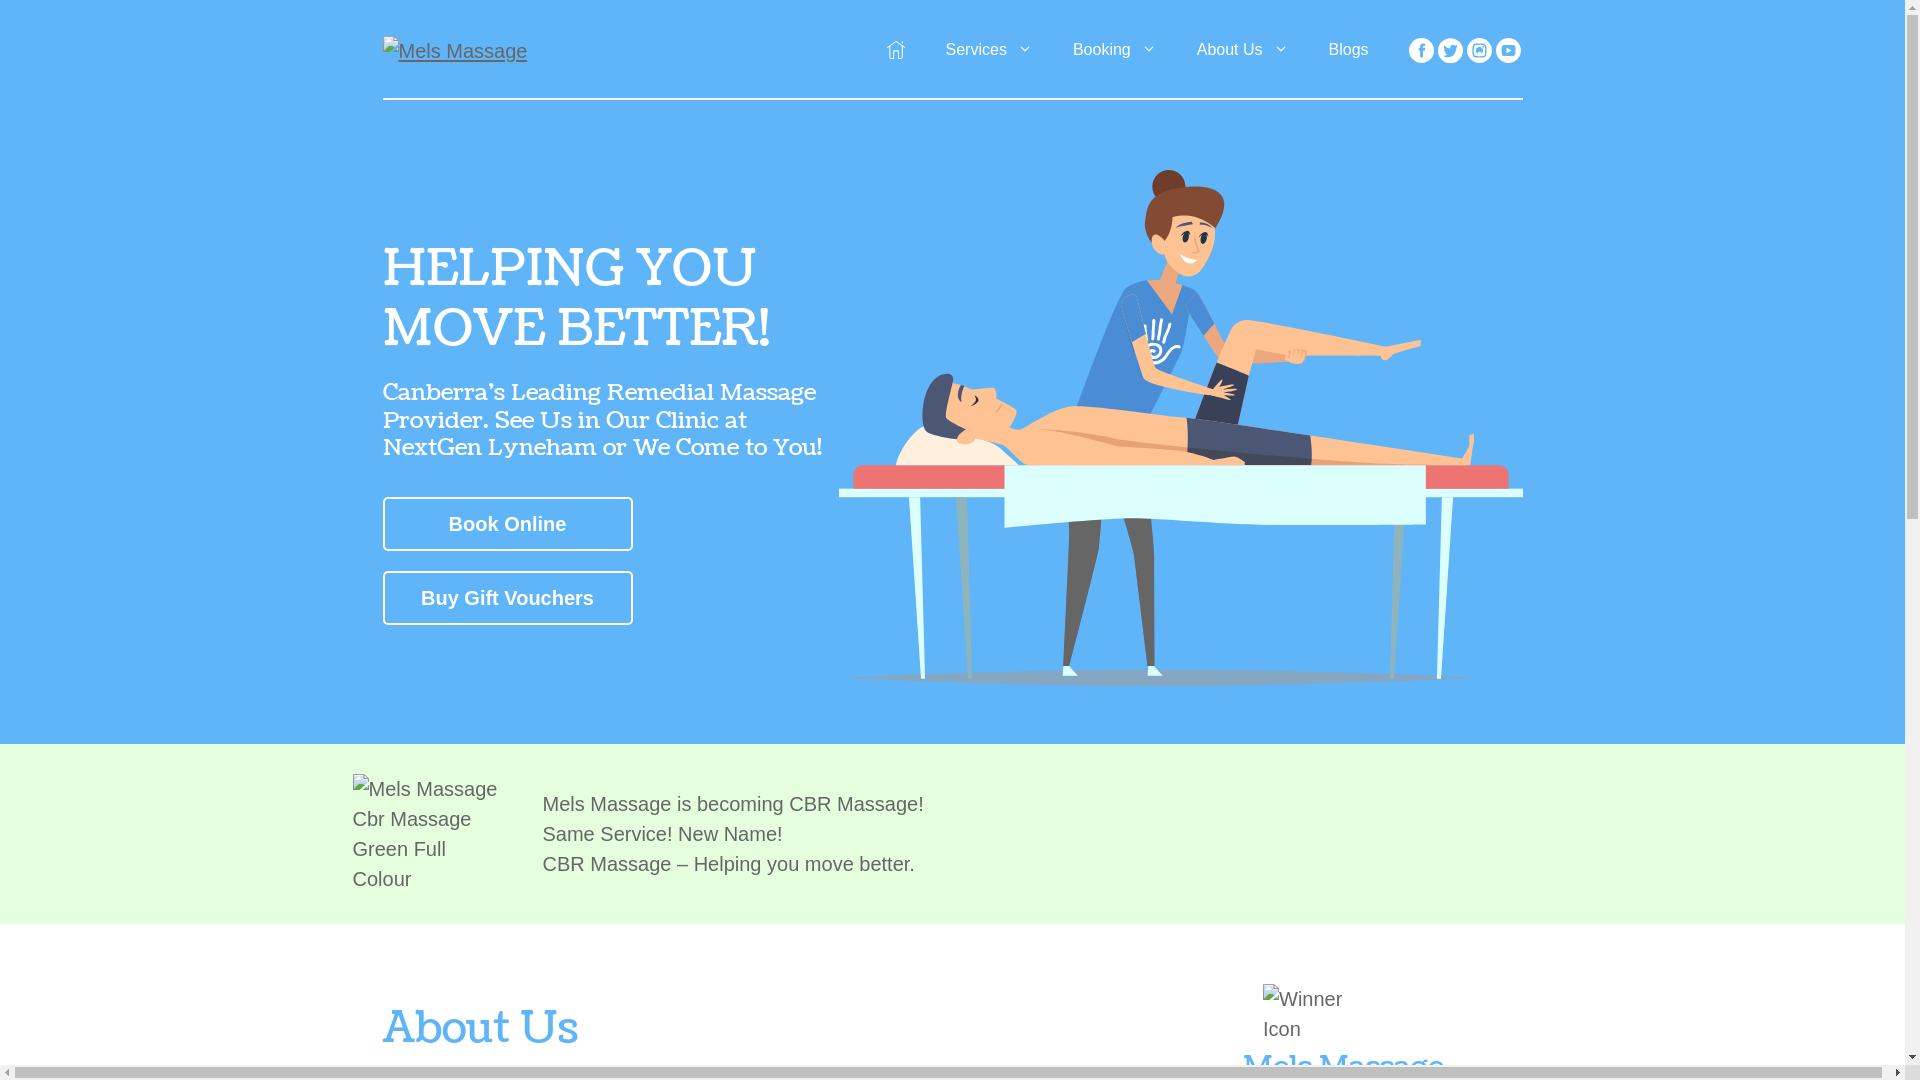 This screenshot has width=1920, height=1080. Describe the element at coordinates (507, 596) in the screenshot. I see `'Buy Gift Vouchers'` at that location.